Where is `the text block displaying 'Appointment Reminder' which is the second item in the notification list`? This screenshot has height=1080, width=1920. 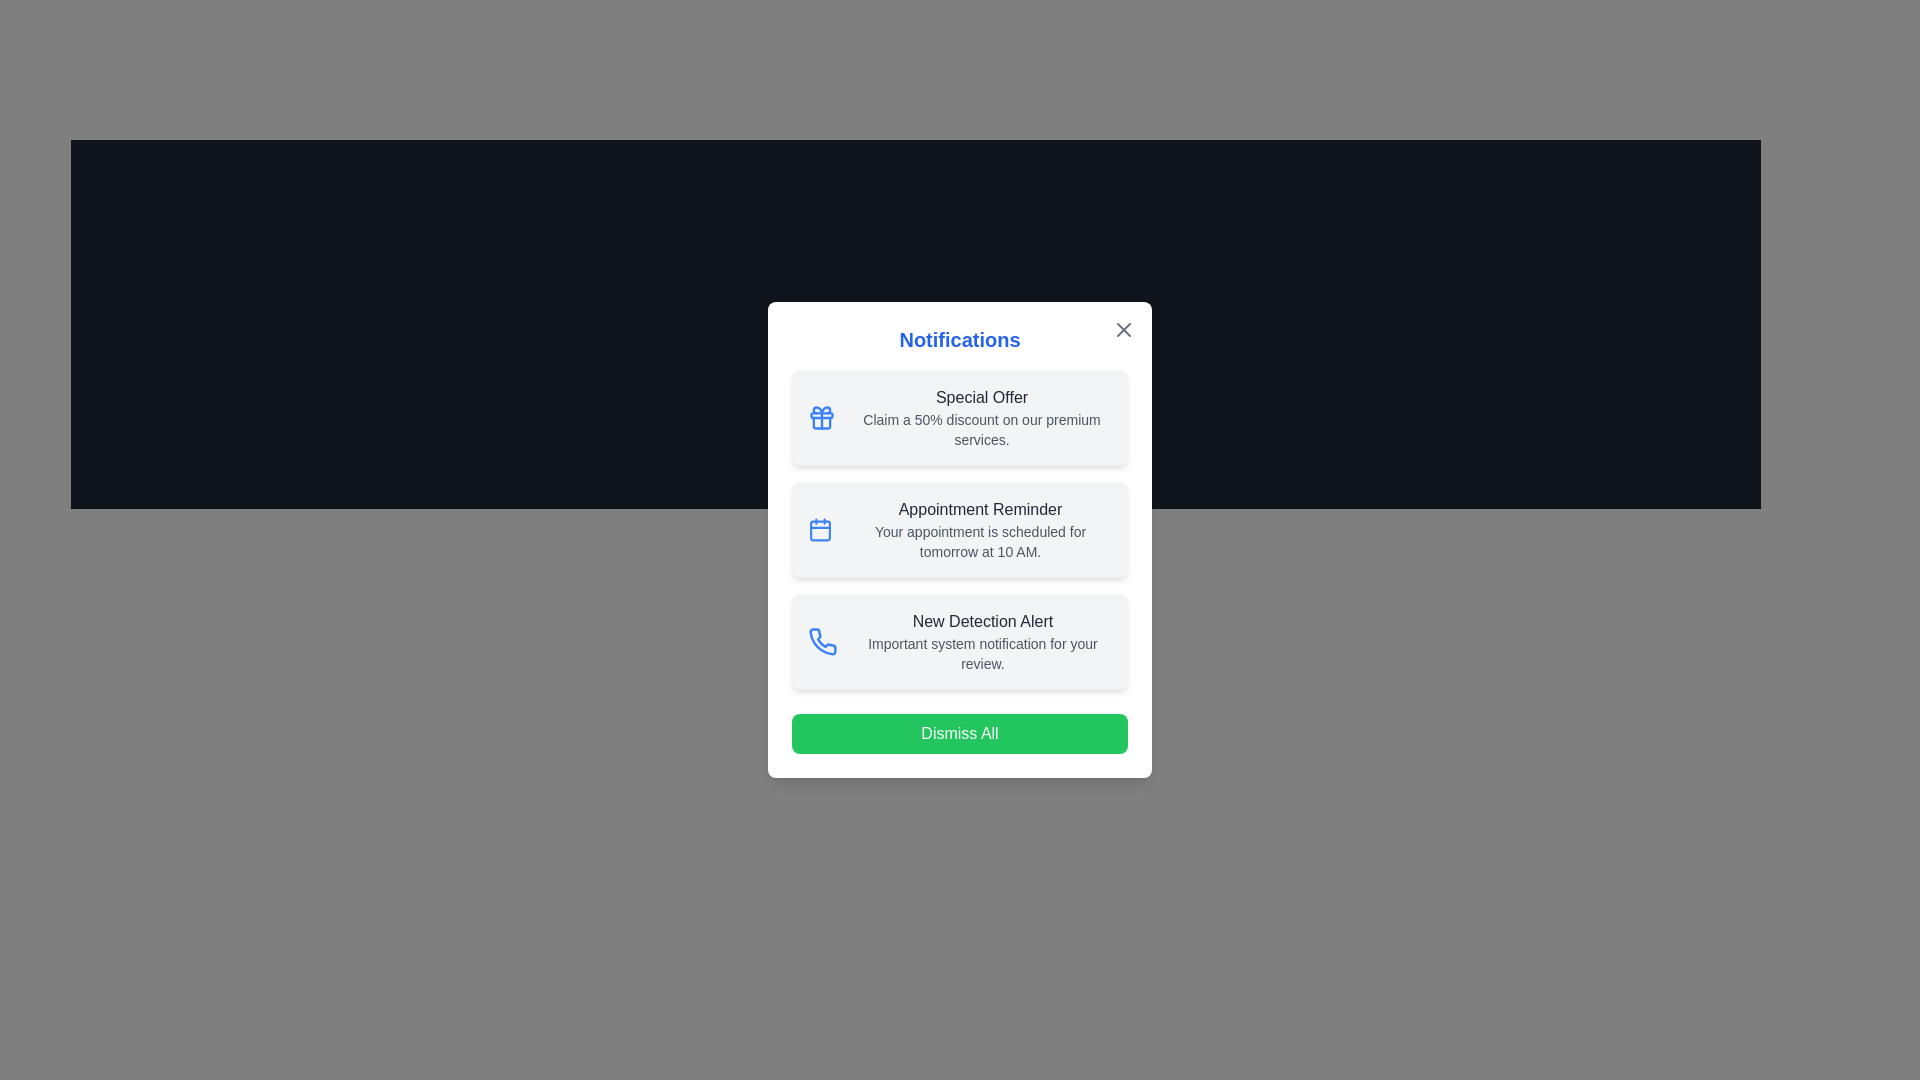 the text block displaying 'Appointment Reminder' which is the second item in the notification list is located at coordinates (980, 528).